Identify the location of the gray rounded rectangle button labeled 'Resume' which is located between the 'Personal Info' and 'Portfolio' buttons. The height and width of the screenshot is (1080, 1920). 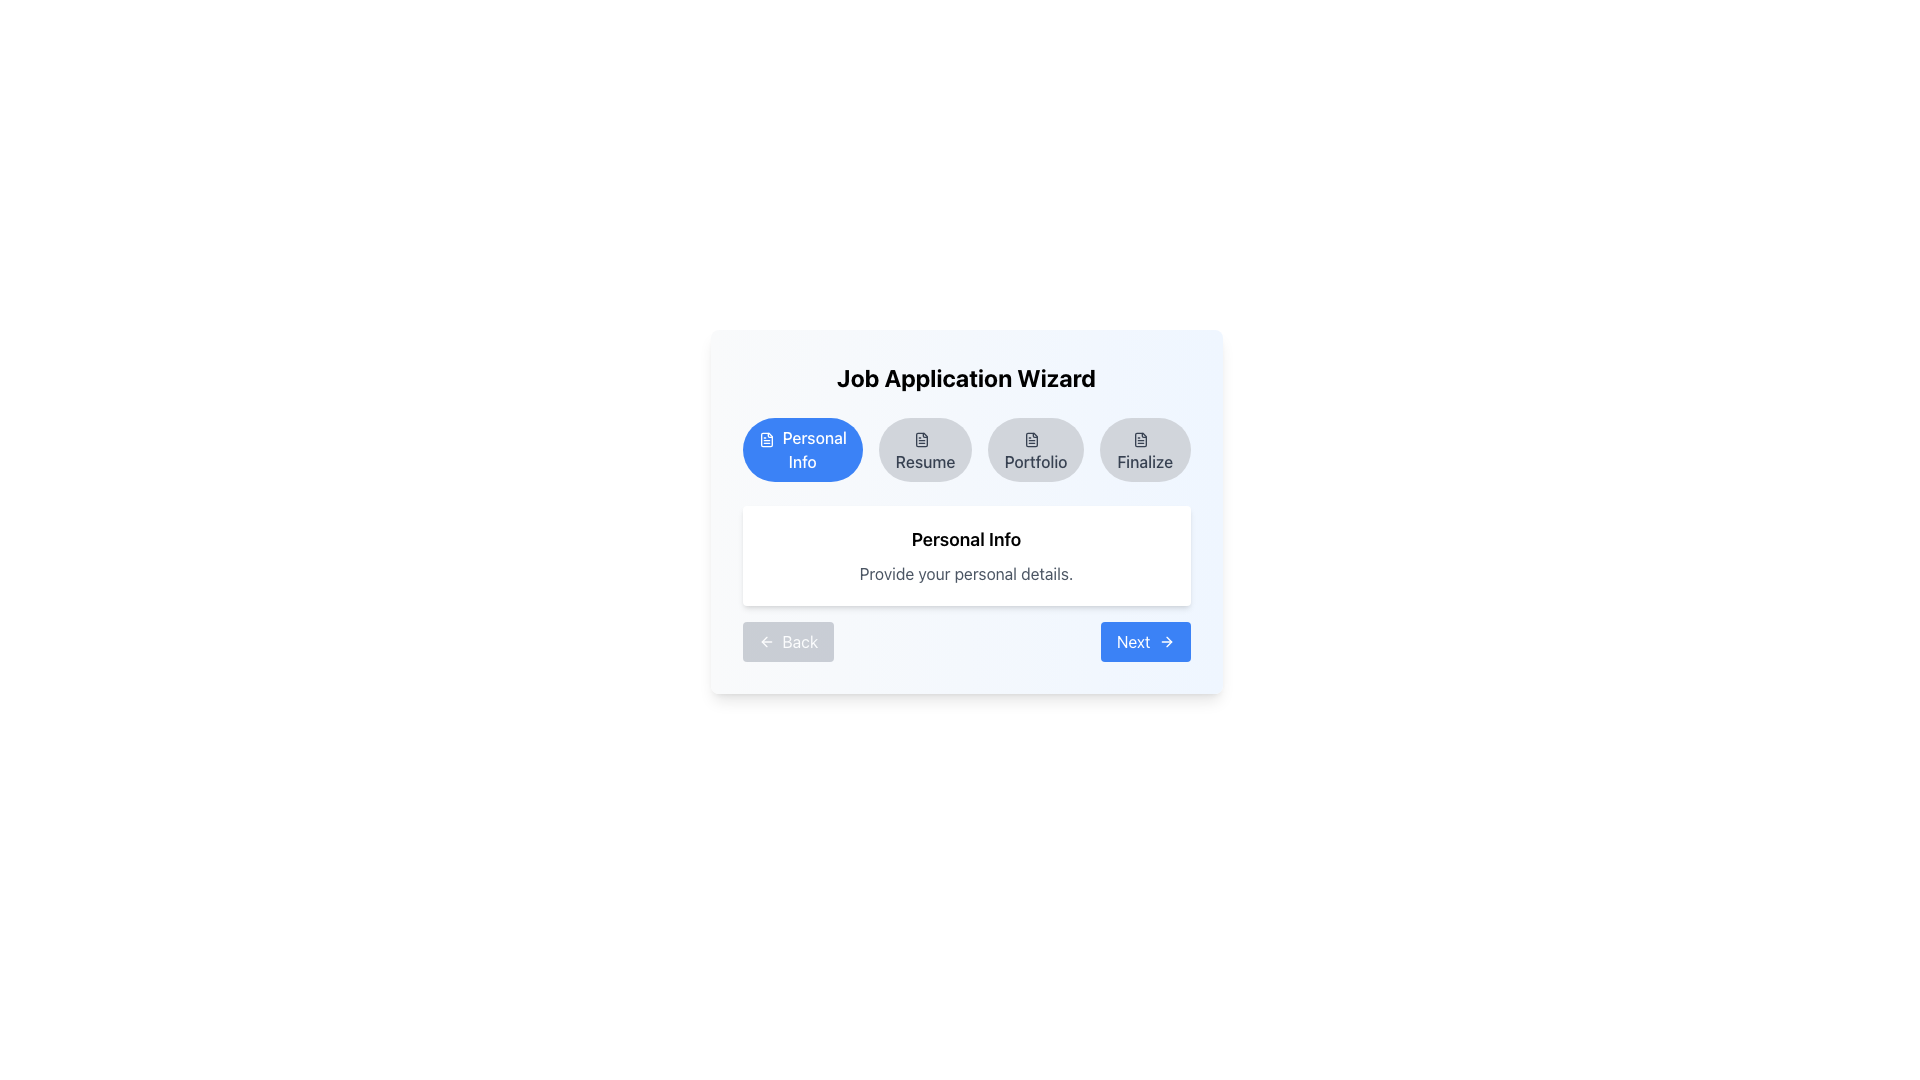
(924, 450).